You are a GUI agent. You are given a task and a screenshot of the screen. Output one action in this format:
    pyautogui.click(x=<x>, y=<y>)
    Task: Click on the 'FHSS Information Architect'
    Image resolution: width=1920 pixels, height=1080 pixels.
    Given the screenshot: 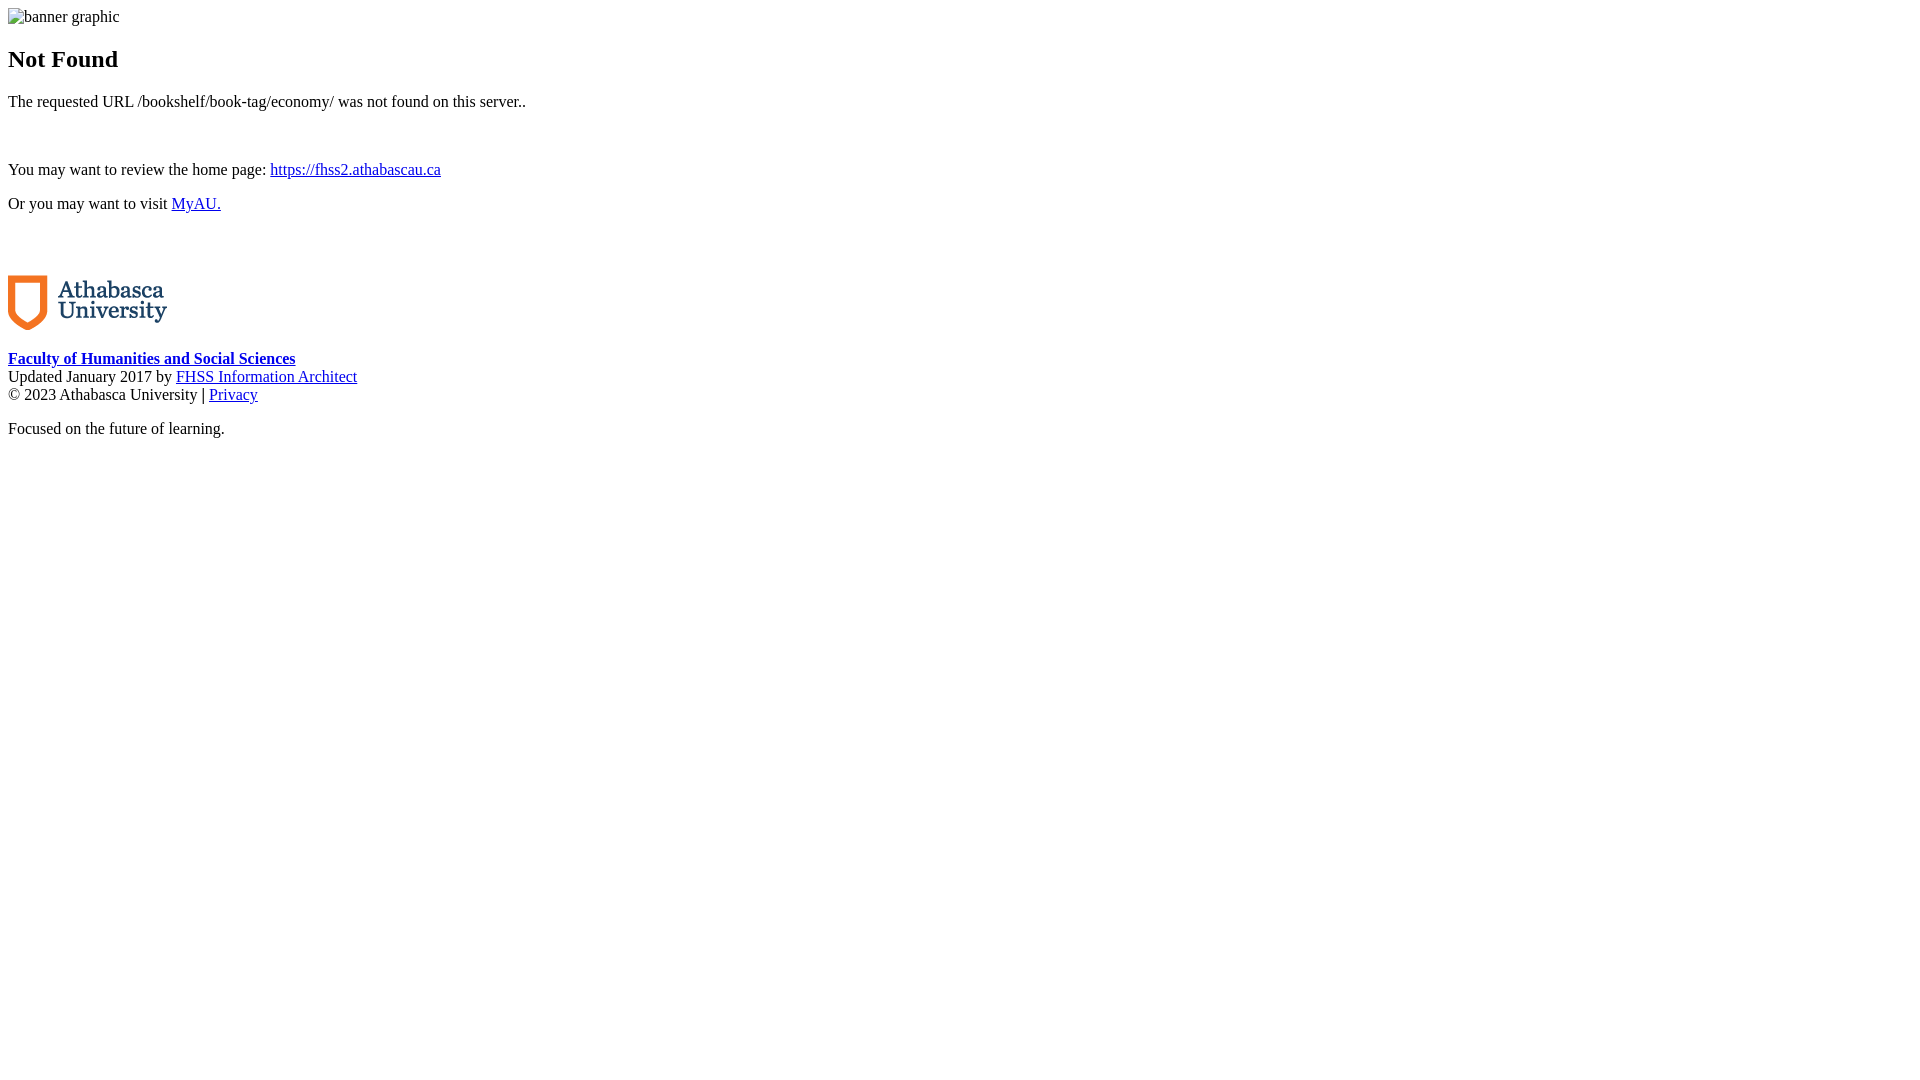 What is the action you would take?
    pyautogui.click(x=265, y=376)
    